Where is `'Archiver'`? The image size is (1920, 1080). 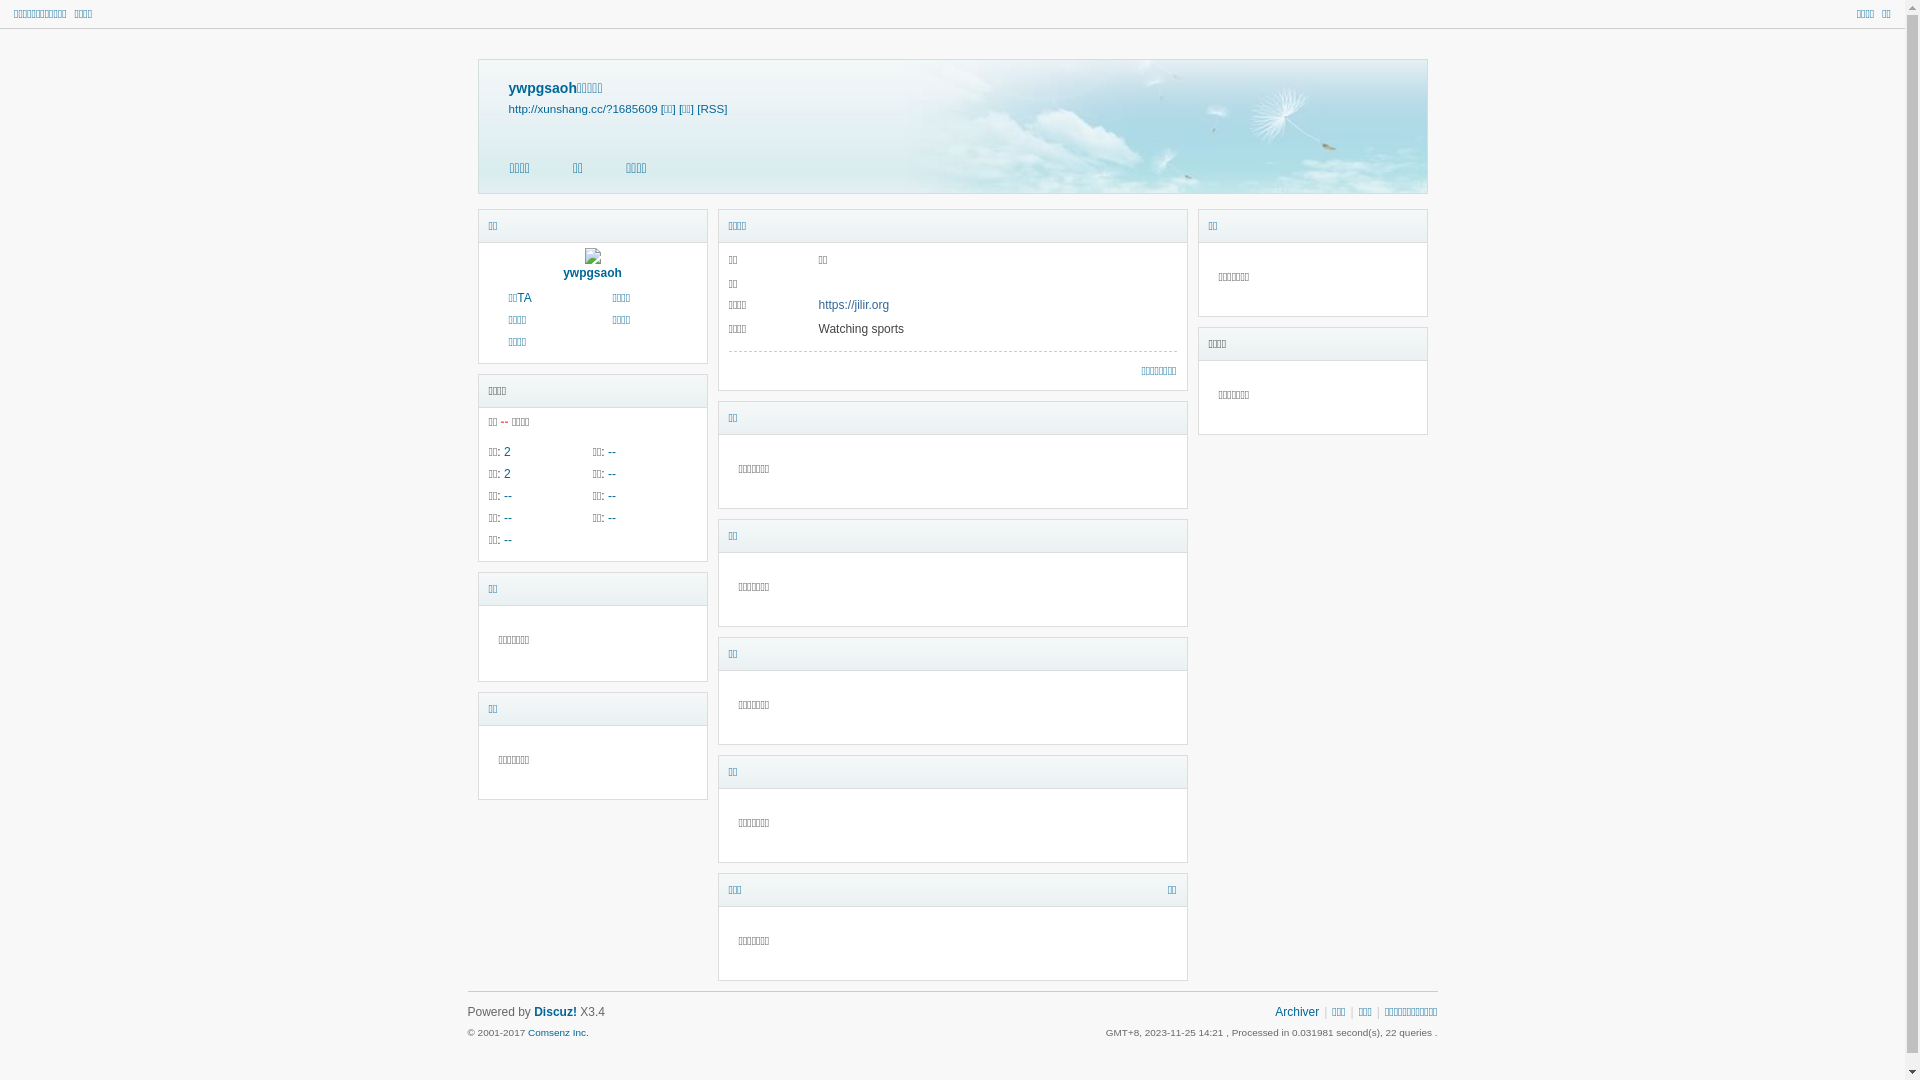
'Archiver' is located at coordinates (1296, 1011).